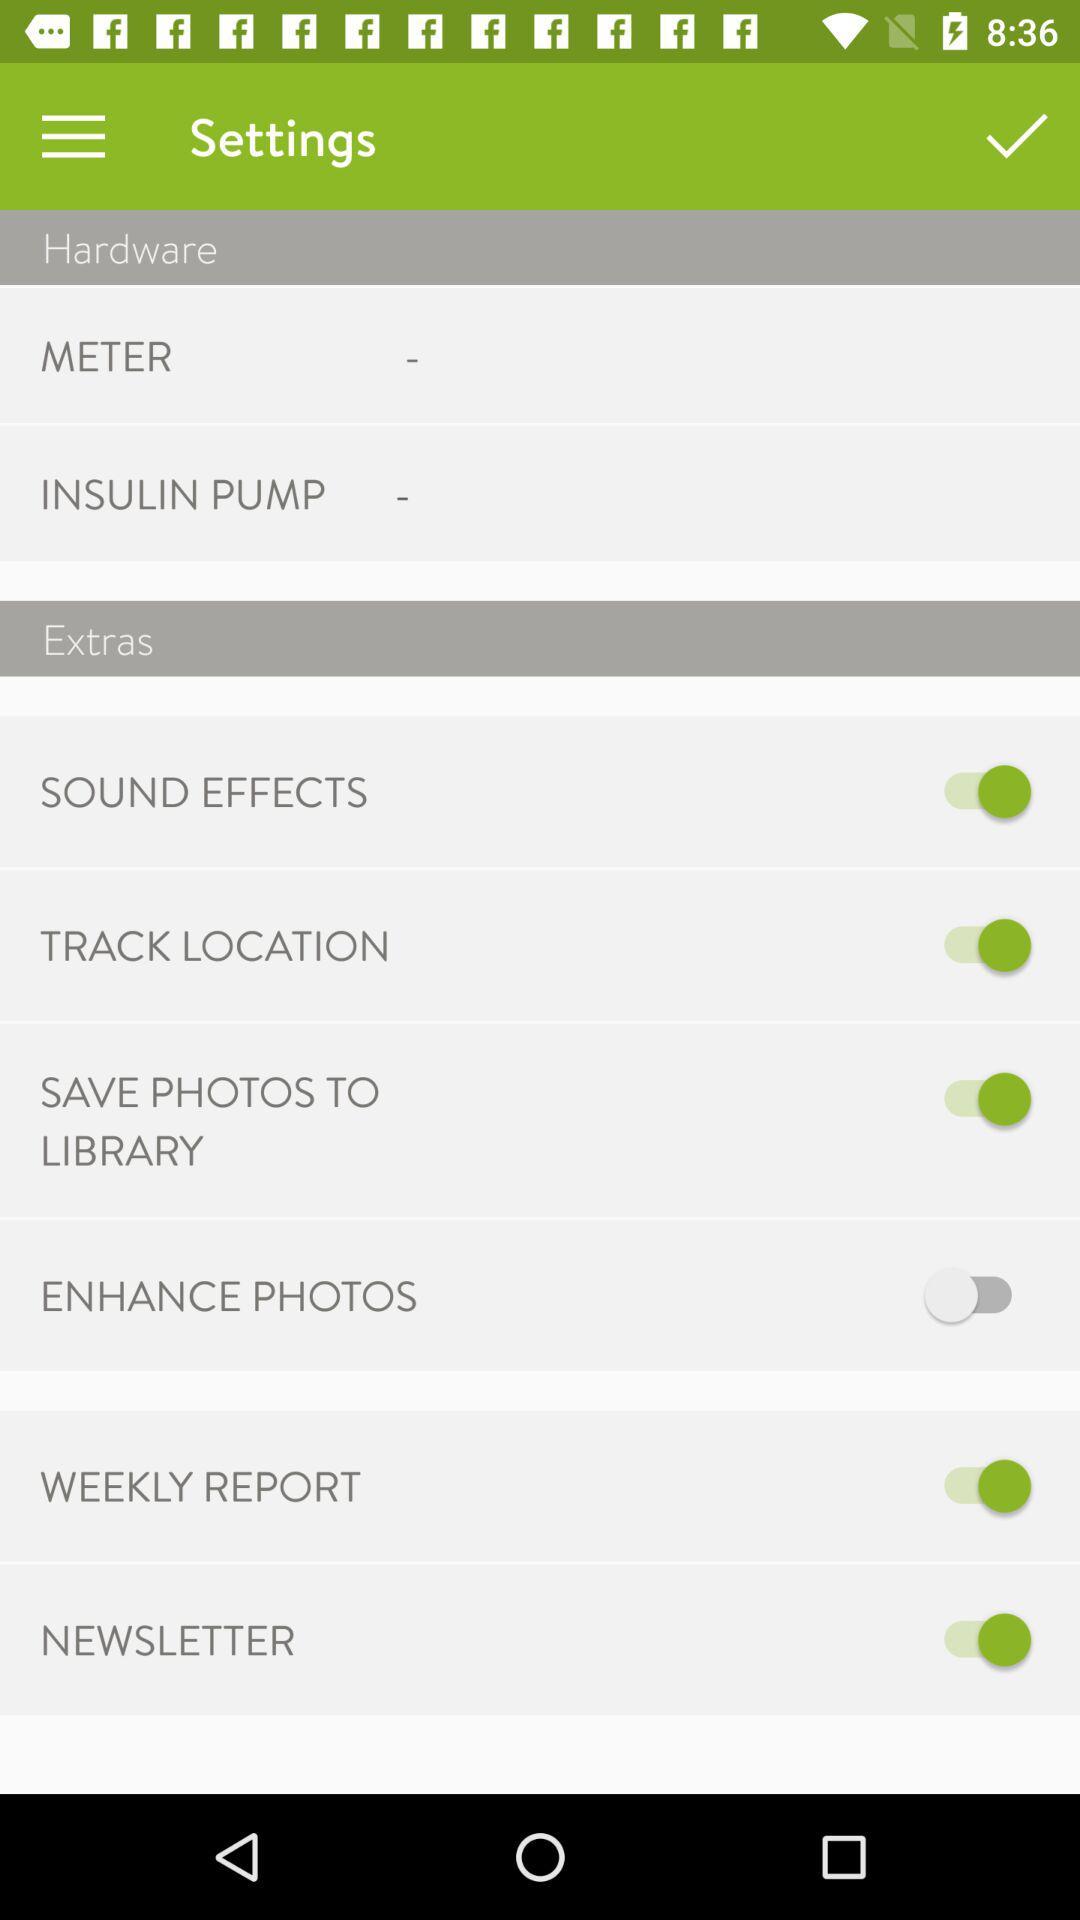 This screenshot has height=1920, width=1080. What do you see at coordinates (747, 1295) in the screenshot?
I see `option` at bounding box center [747, 1295].